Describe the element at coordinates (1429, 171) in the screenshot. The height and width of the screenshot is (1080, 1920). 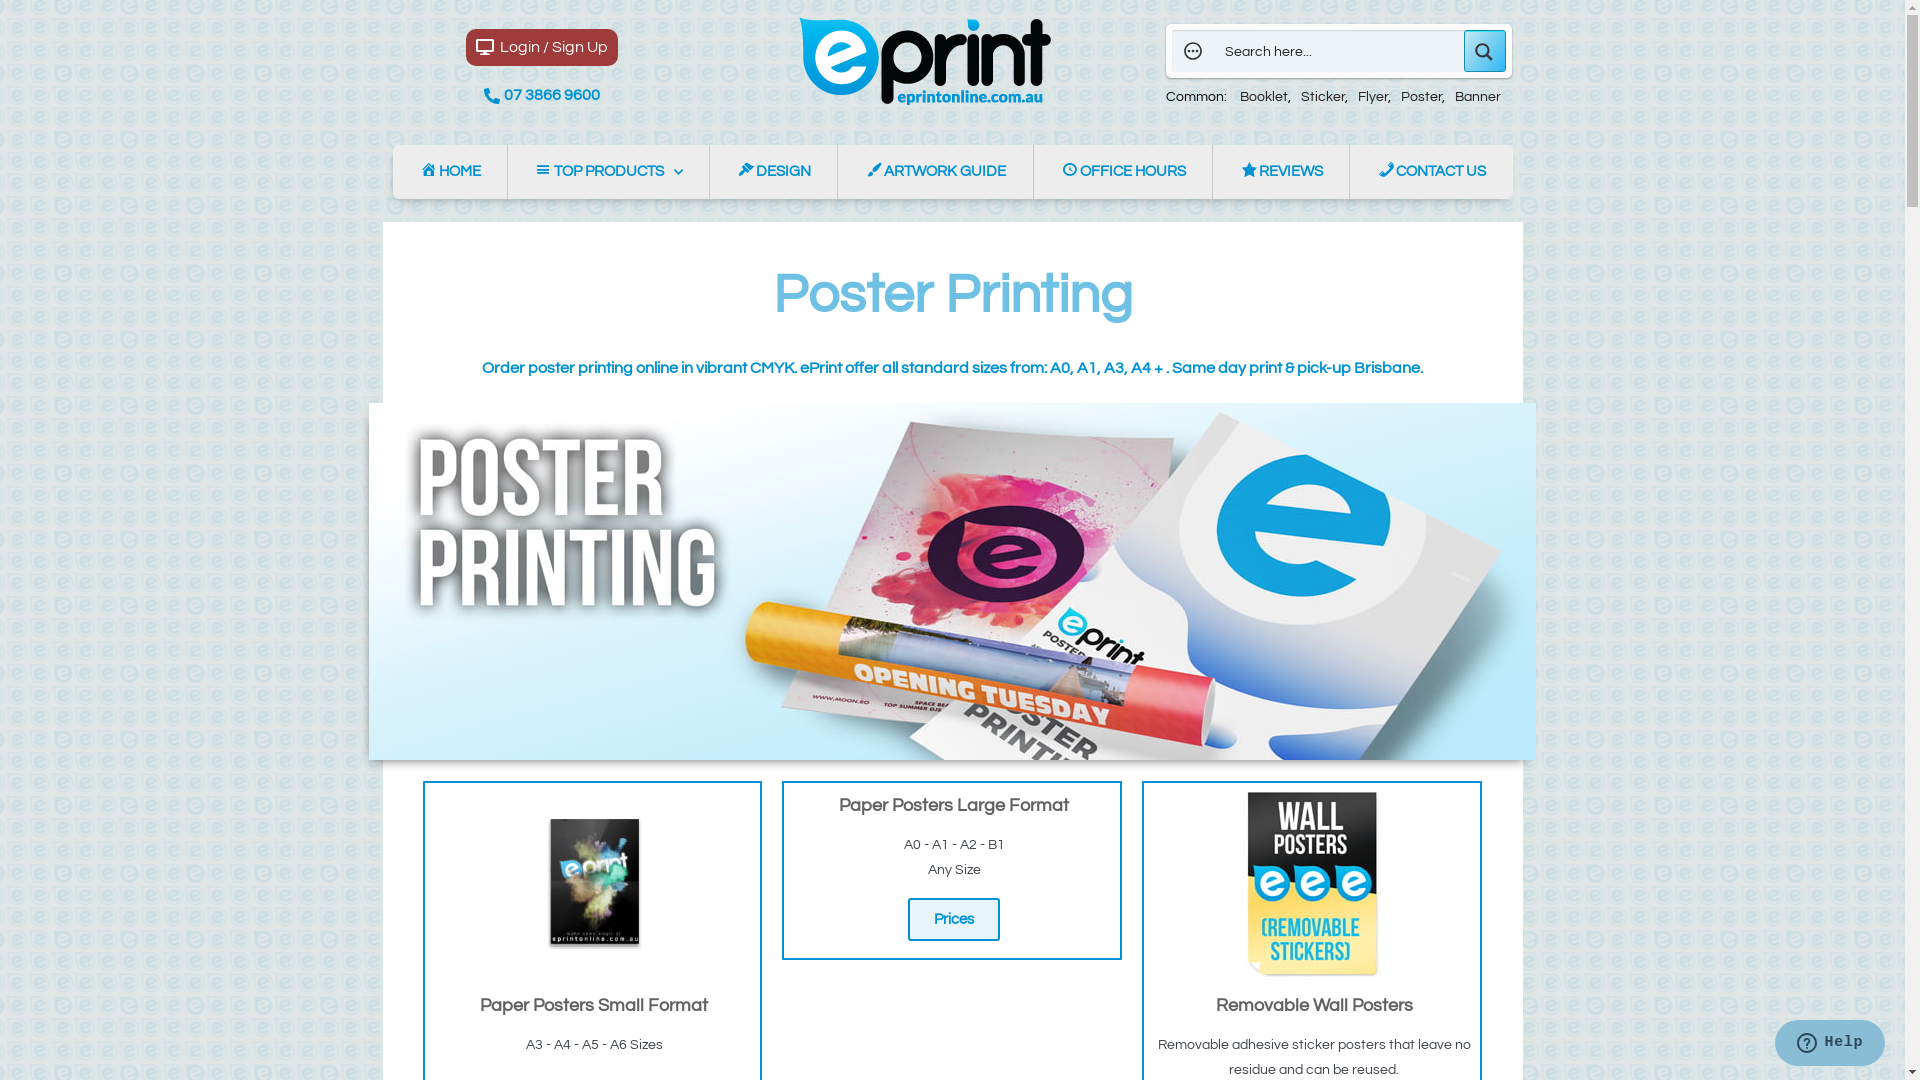
I see `'CONTACT US'` at that location.